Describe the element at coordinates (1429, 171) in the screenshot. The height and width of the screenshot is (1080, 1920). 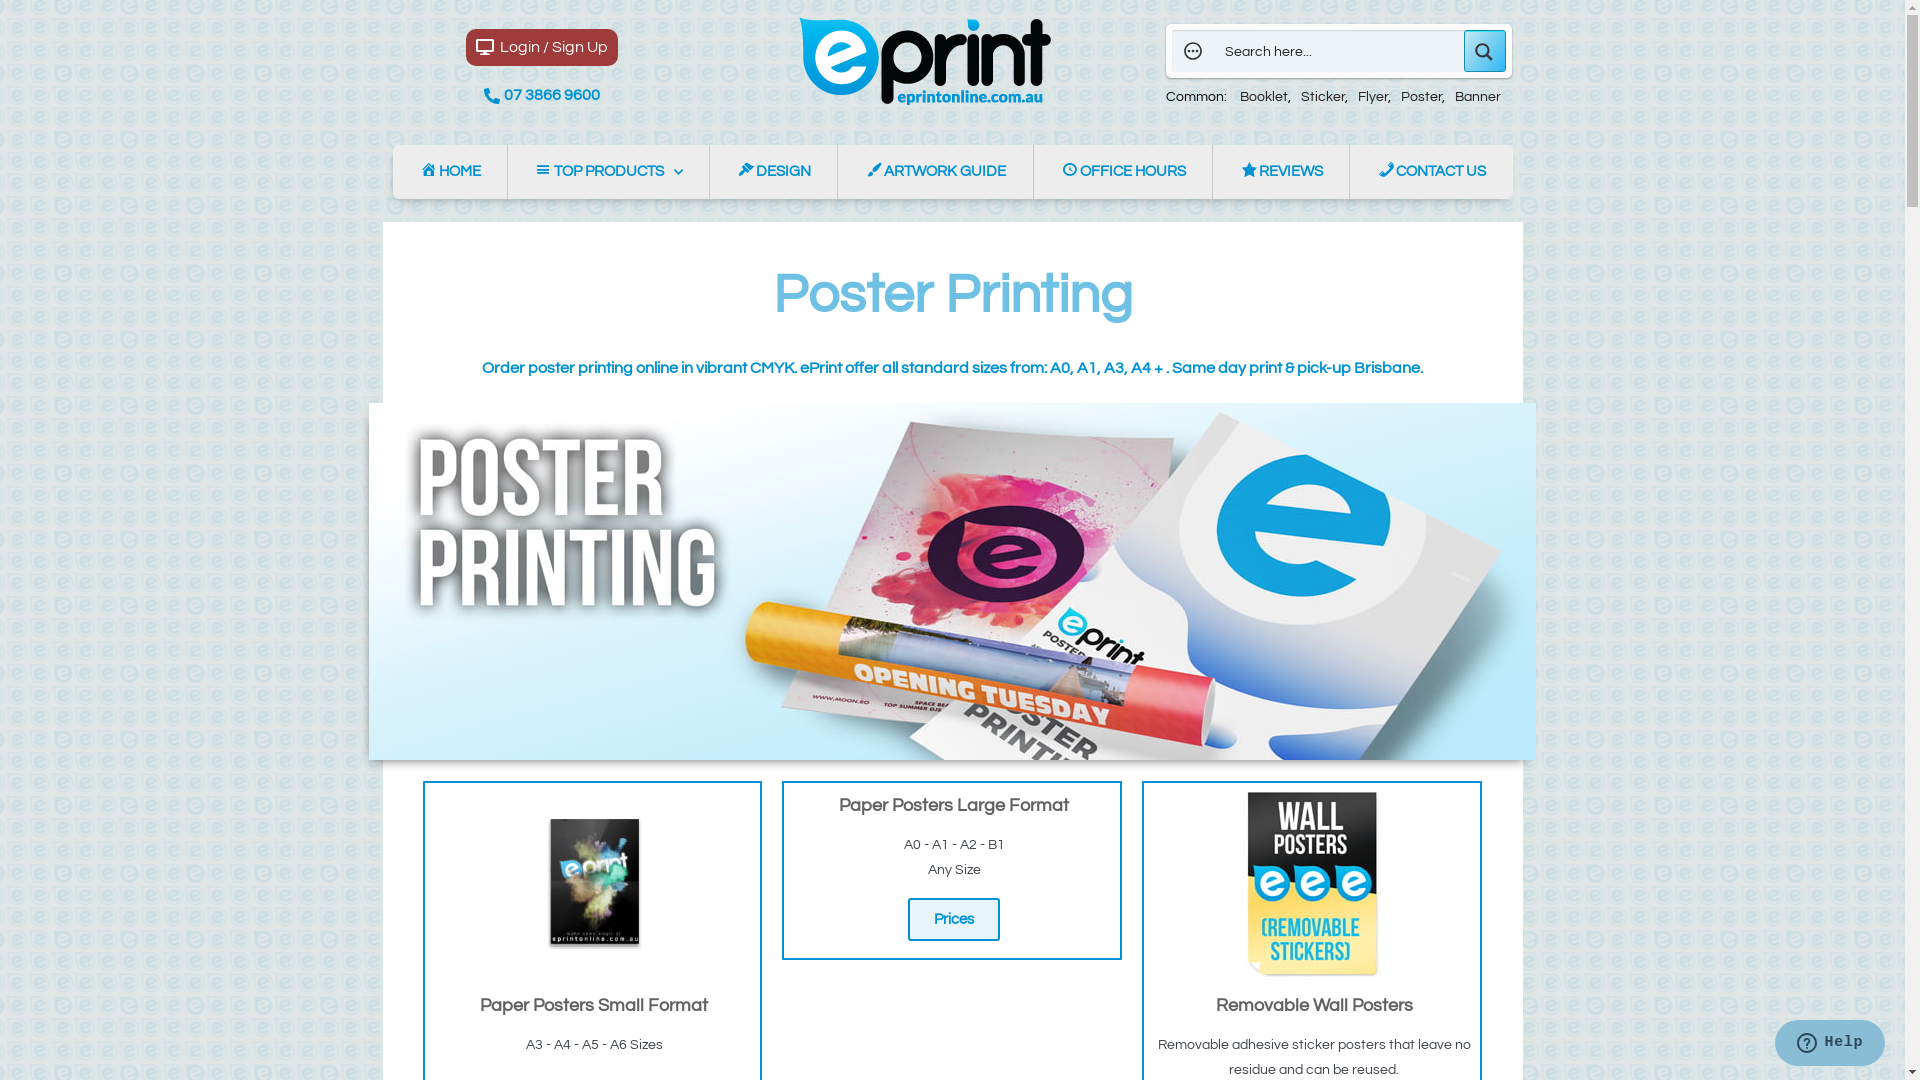
I see `'CONTACT US'` at that location.